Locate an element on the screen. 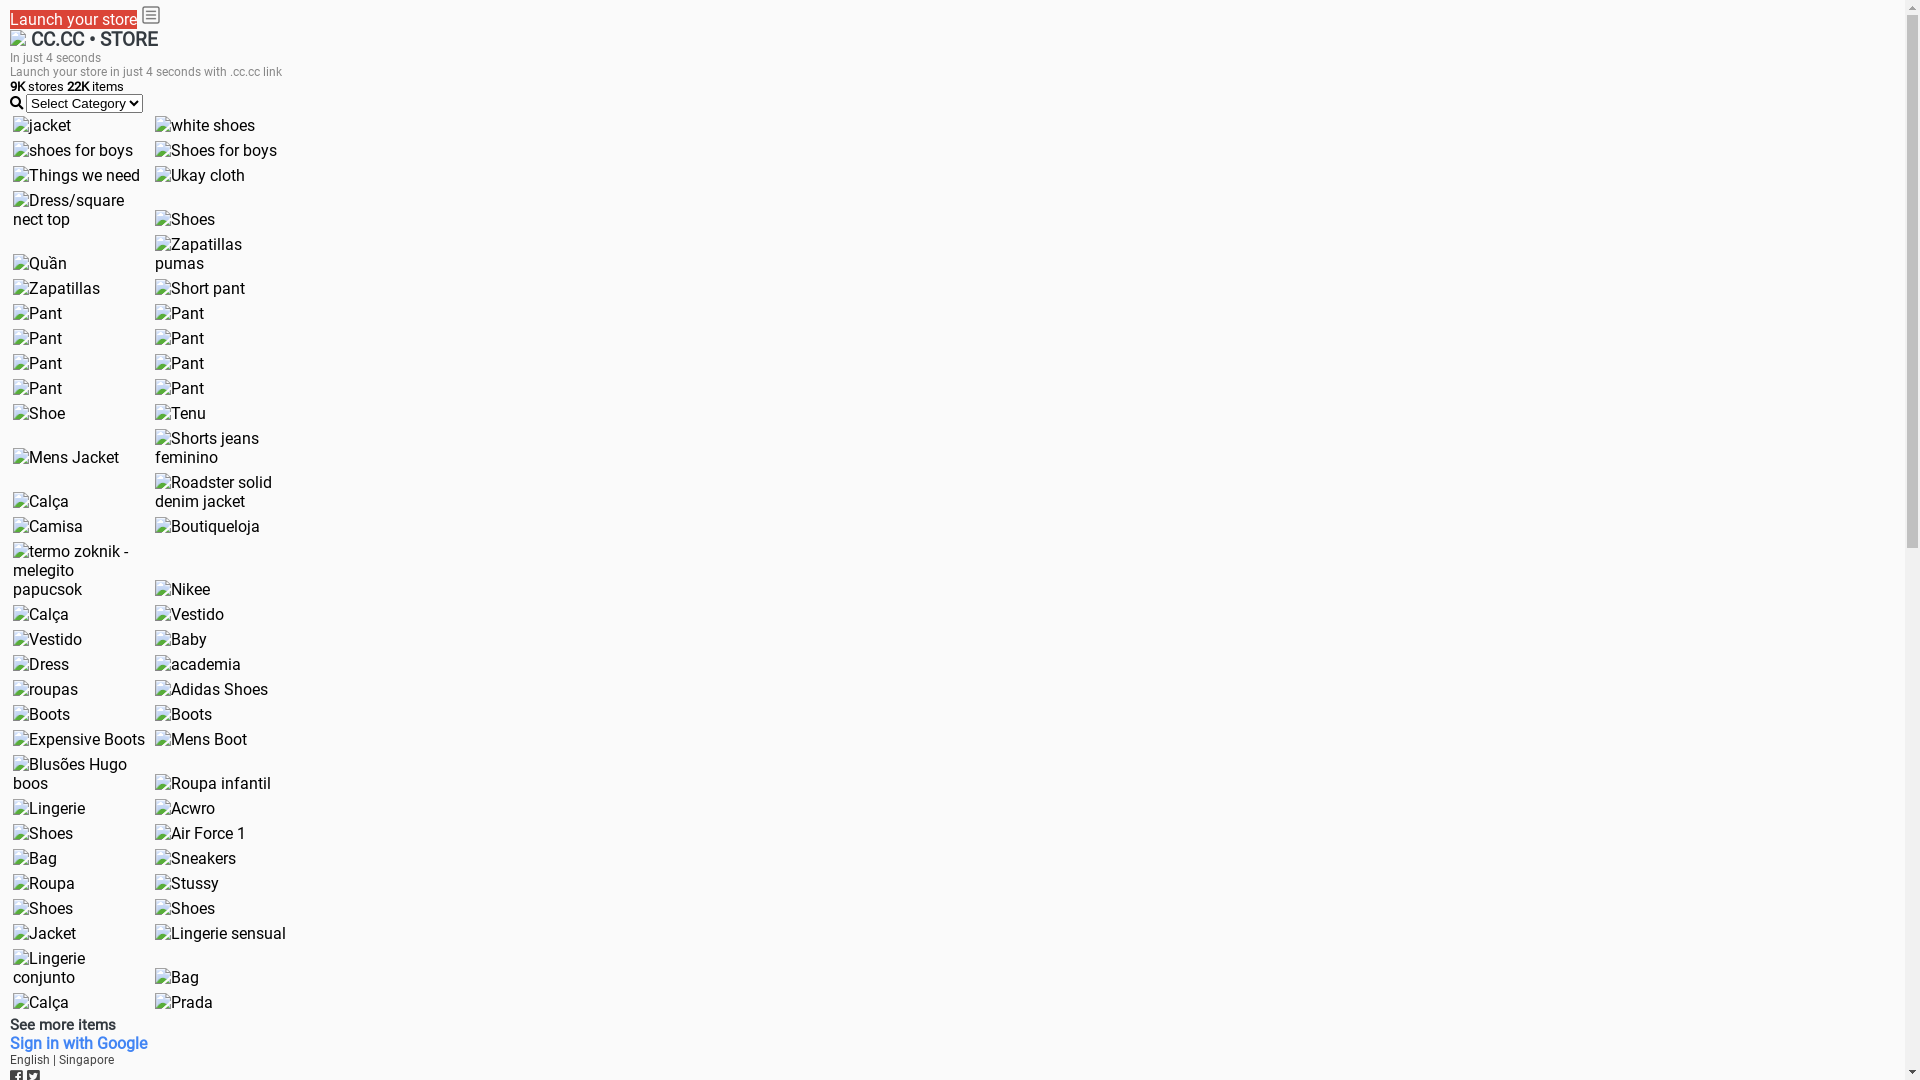 Image resolution: width=1920 pixels, height=1080 pixels. 'Bag' is located at coordinates (177, 976).